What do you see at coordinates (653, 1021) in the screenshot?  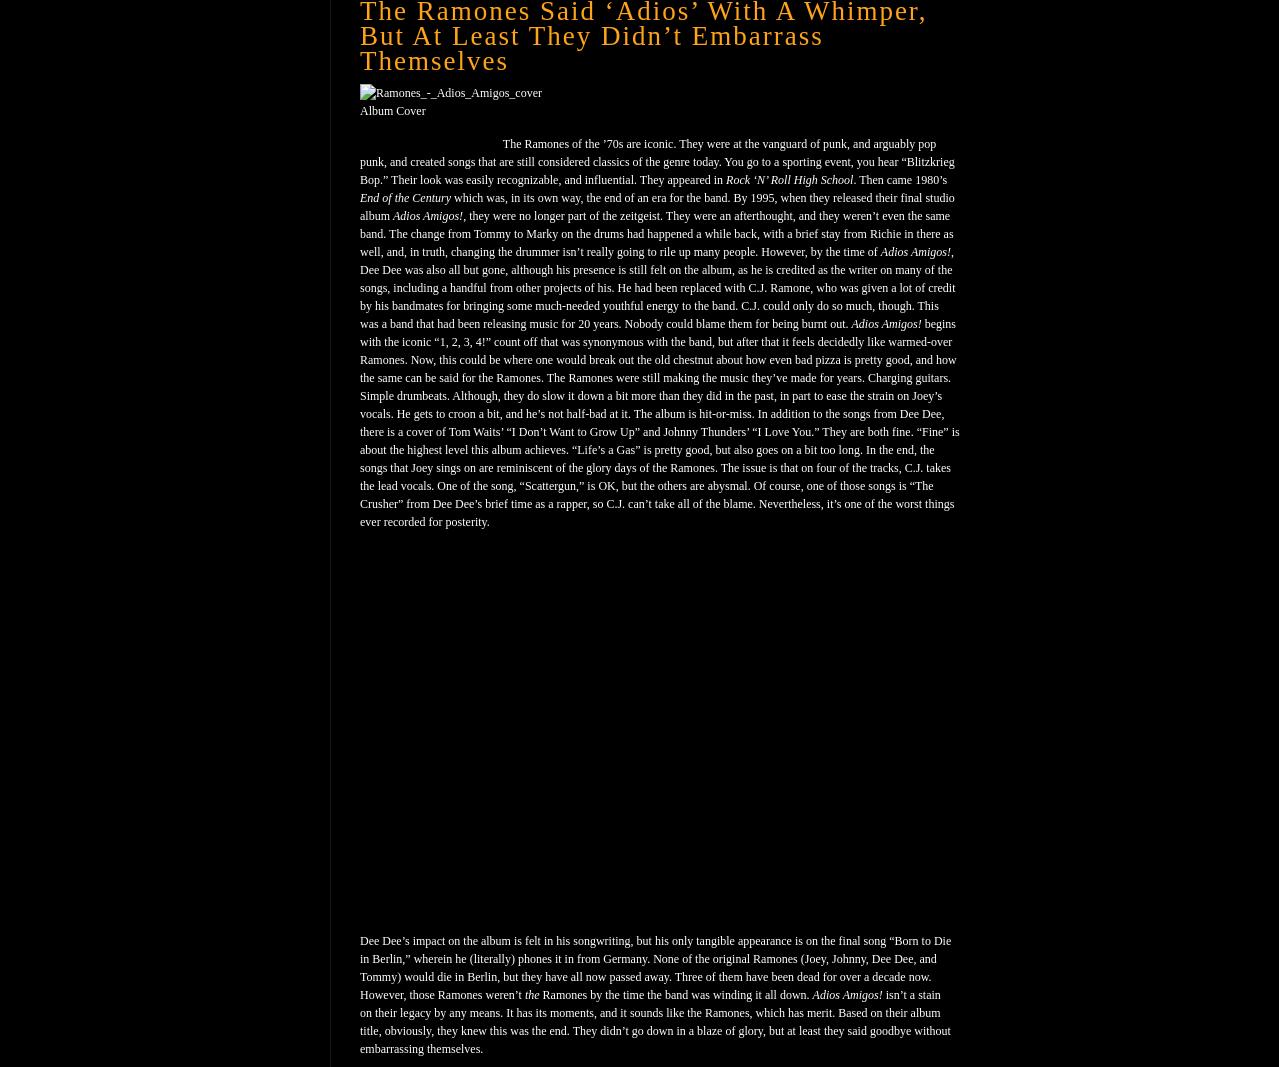 I see `'isn’t a stain on their legacy by any means. It has its moments, and it sounds like the Ramones, which has merit. Based on their album title, obviously, they knew this was the end. They didn’t go down in a blaze of glory, but at least they said goodbye without embarrassing themselves.'` at bounding box center [653, 1021].